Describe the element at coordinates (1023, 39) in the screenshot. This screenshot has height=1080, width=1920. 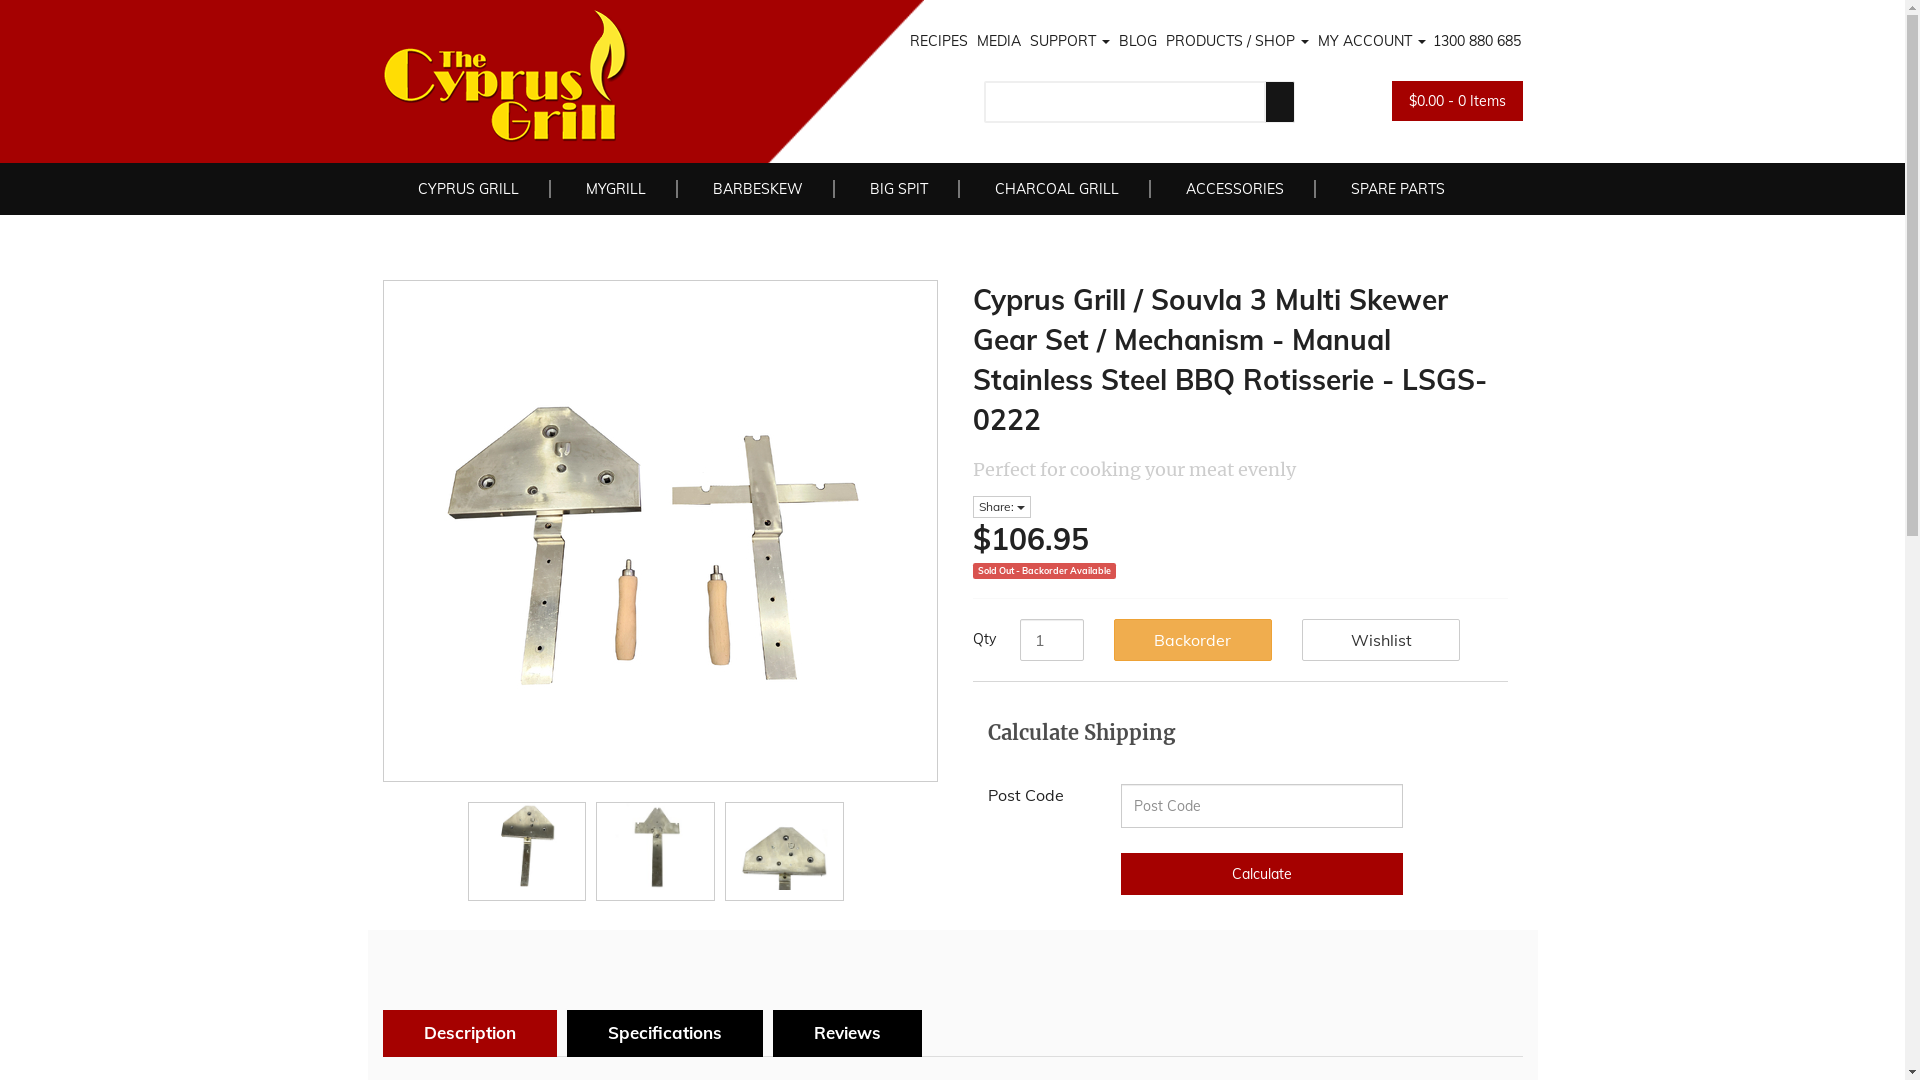
I see `'SUPPORT'` at that location.